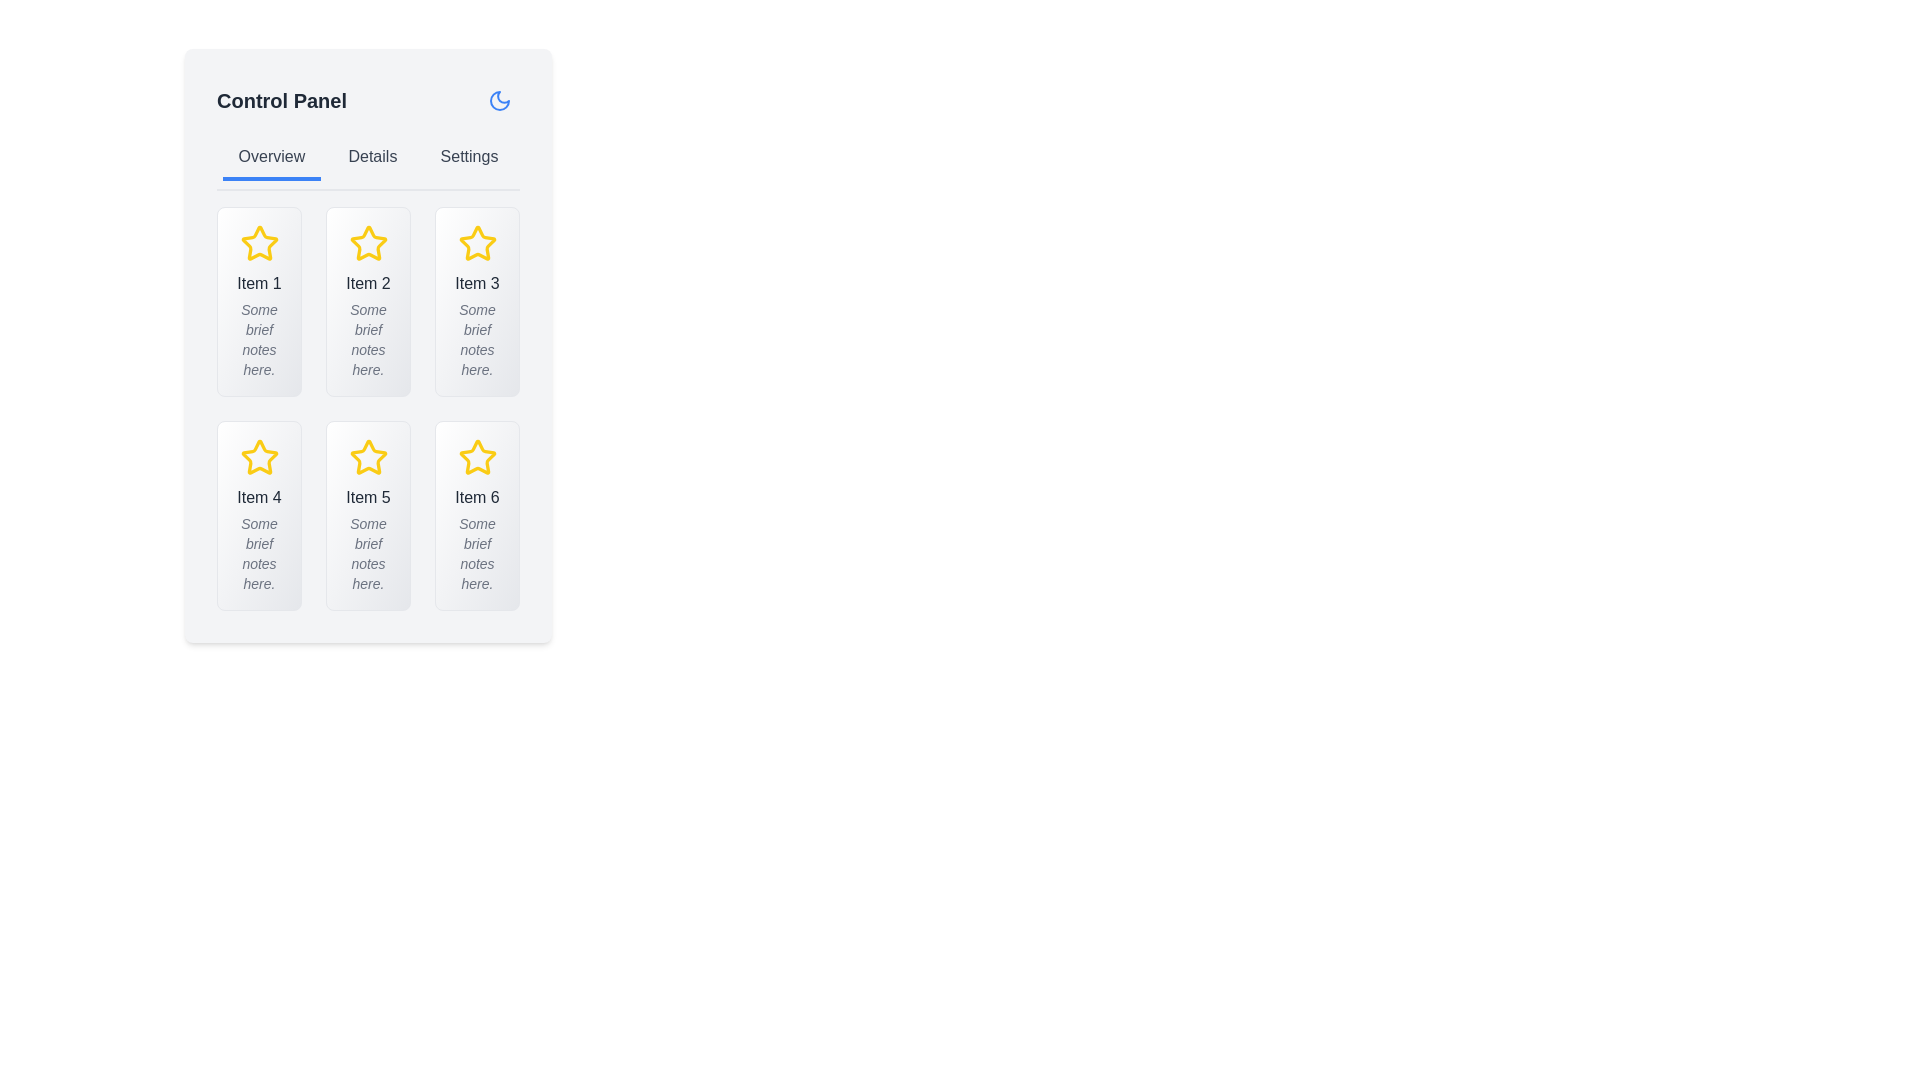 This screenshot has width=1920, height=1080. What do you see at coordinates (368, 338) in the screenshot?
I see `the static text element that displays 'Some brief notes here.' styled in small italicized gray font, located directly below the title 'Item 2' in the second column of a grid layout` at bounding box center [368, 338].